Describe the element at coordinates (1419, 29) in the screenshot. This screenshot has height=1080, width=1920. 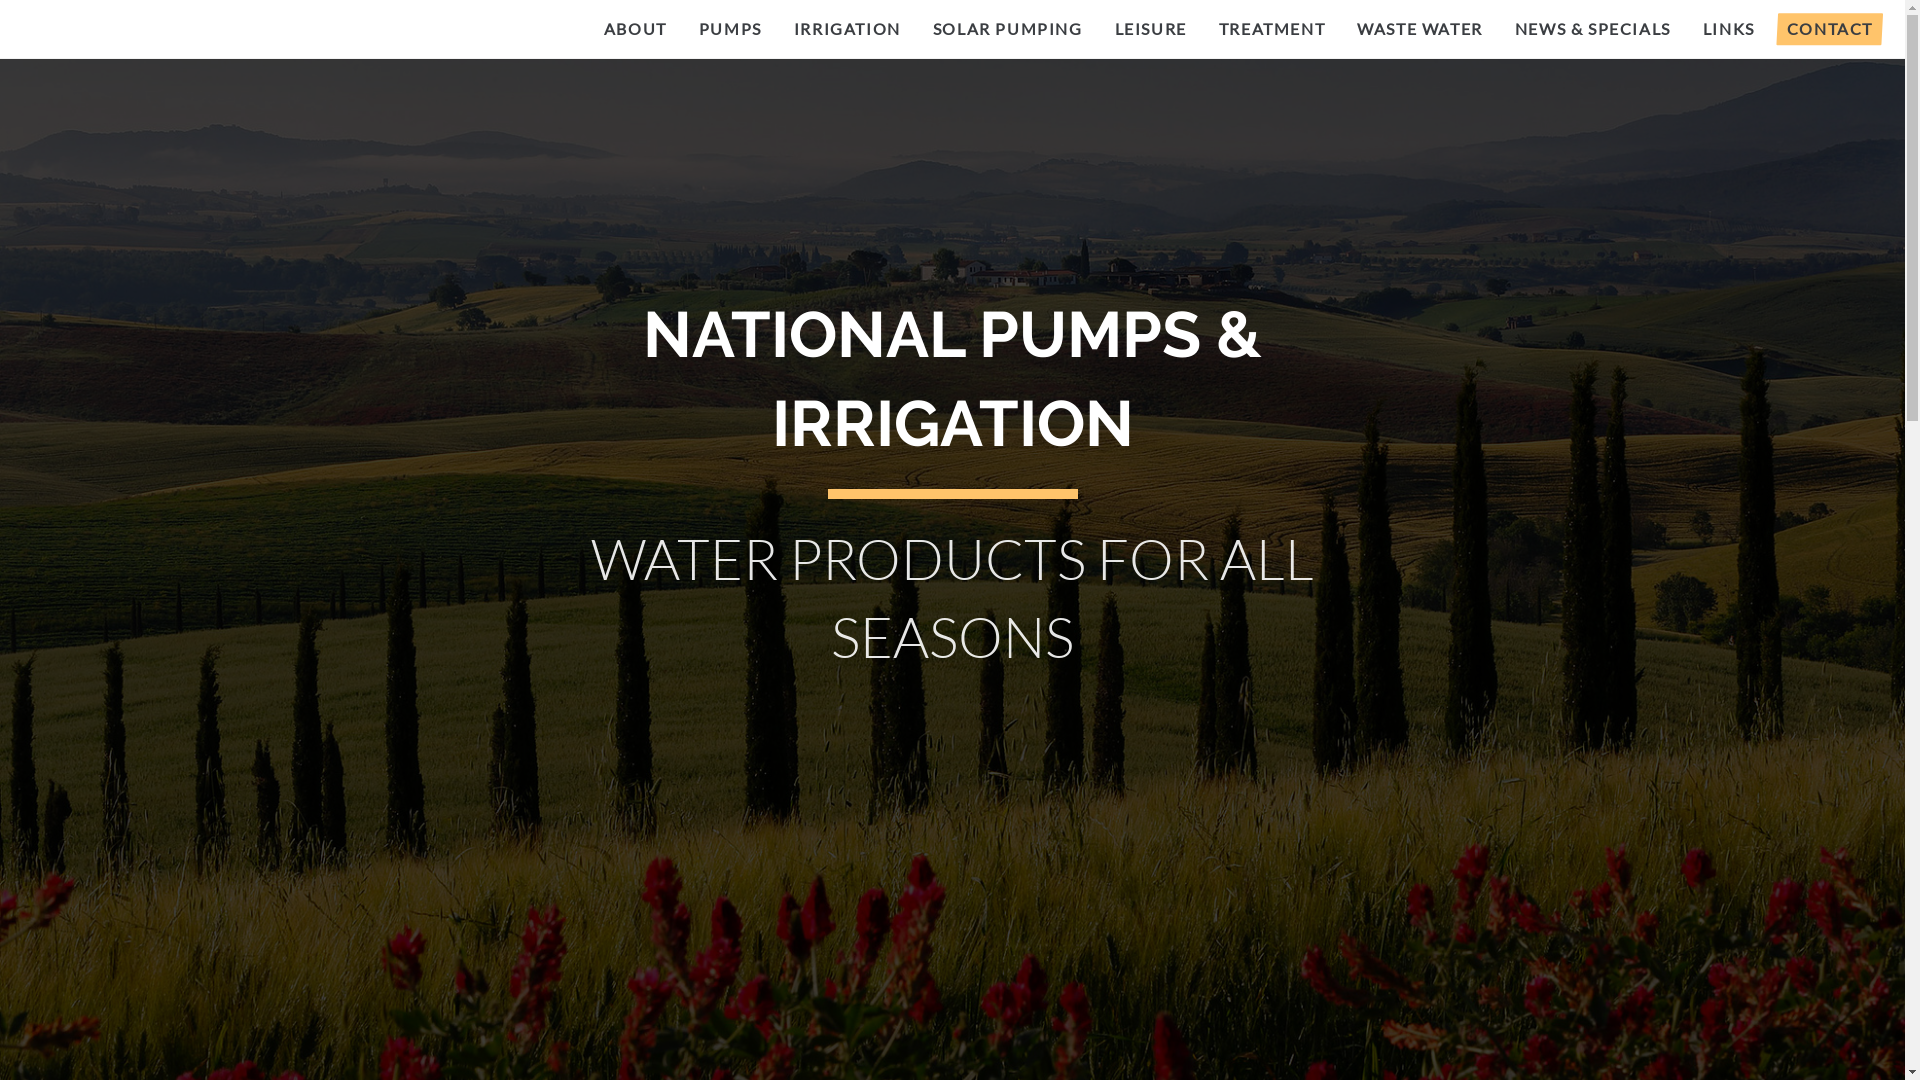
I see `'WASTE WATER'` at that location.